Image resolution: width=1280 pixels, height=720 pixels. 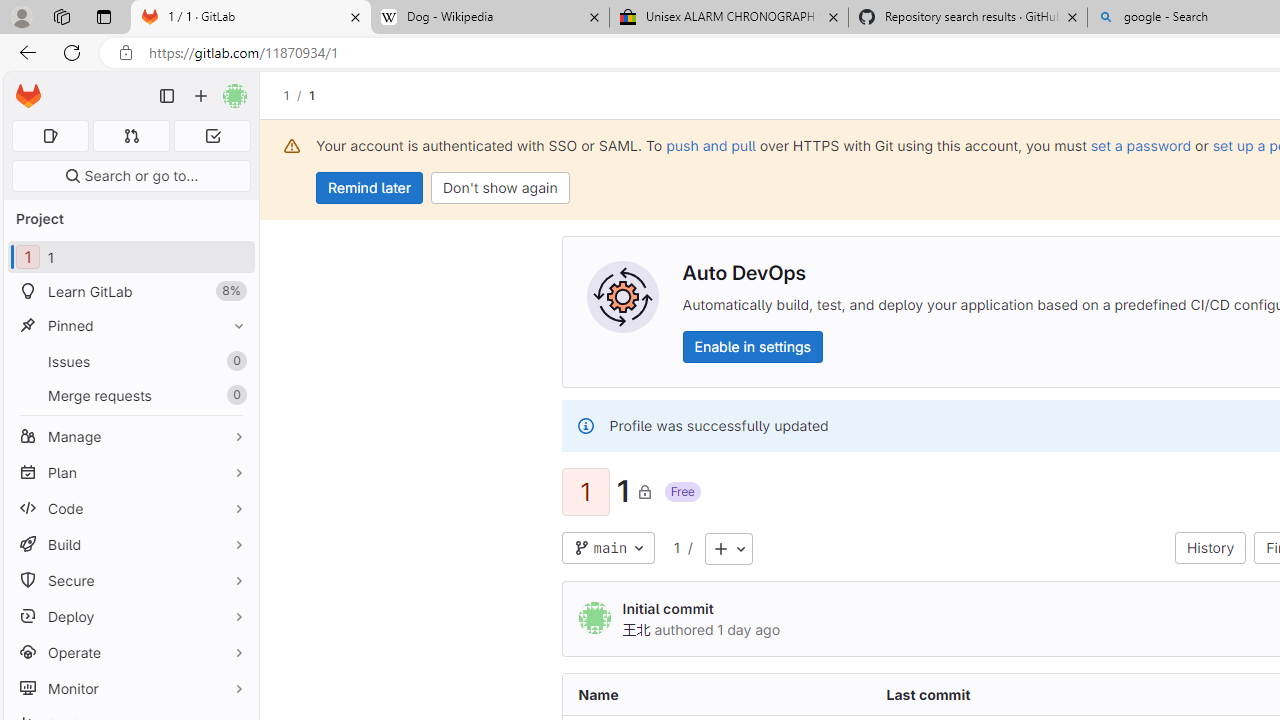 I want to click on 'Operate', so click(x=130, y=652).